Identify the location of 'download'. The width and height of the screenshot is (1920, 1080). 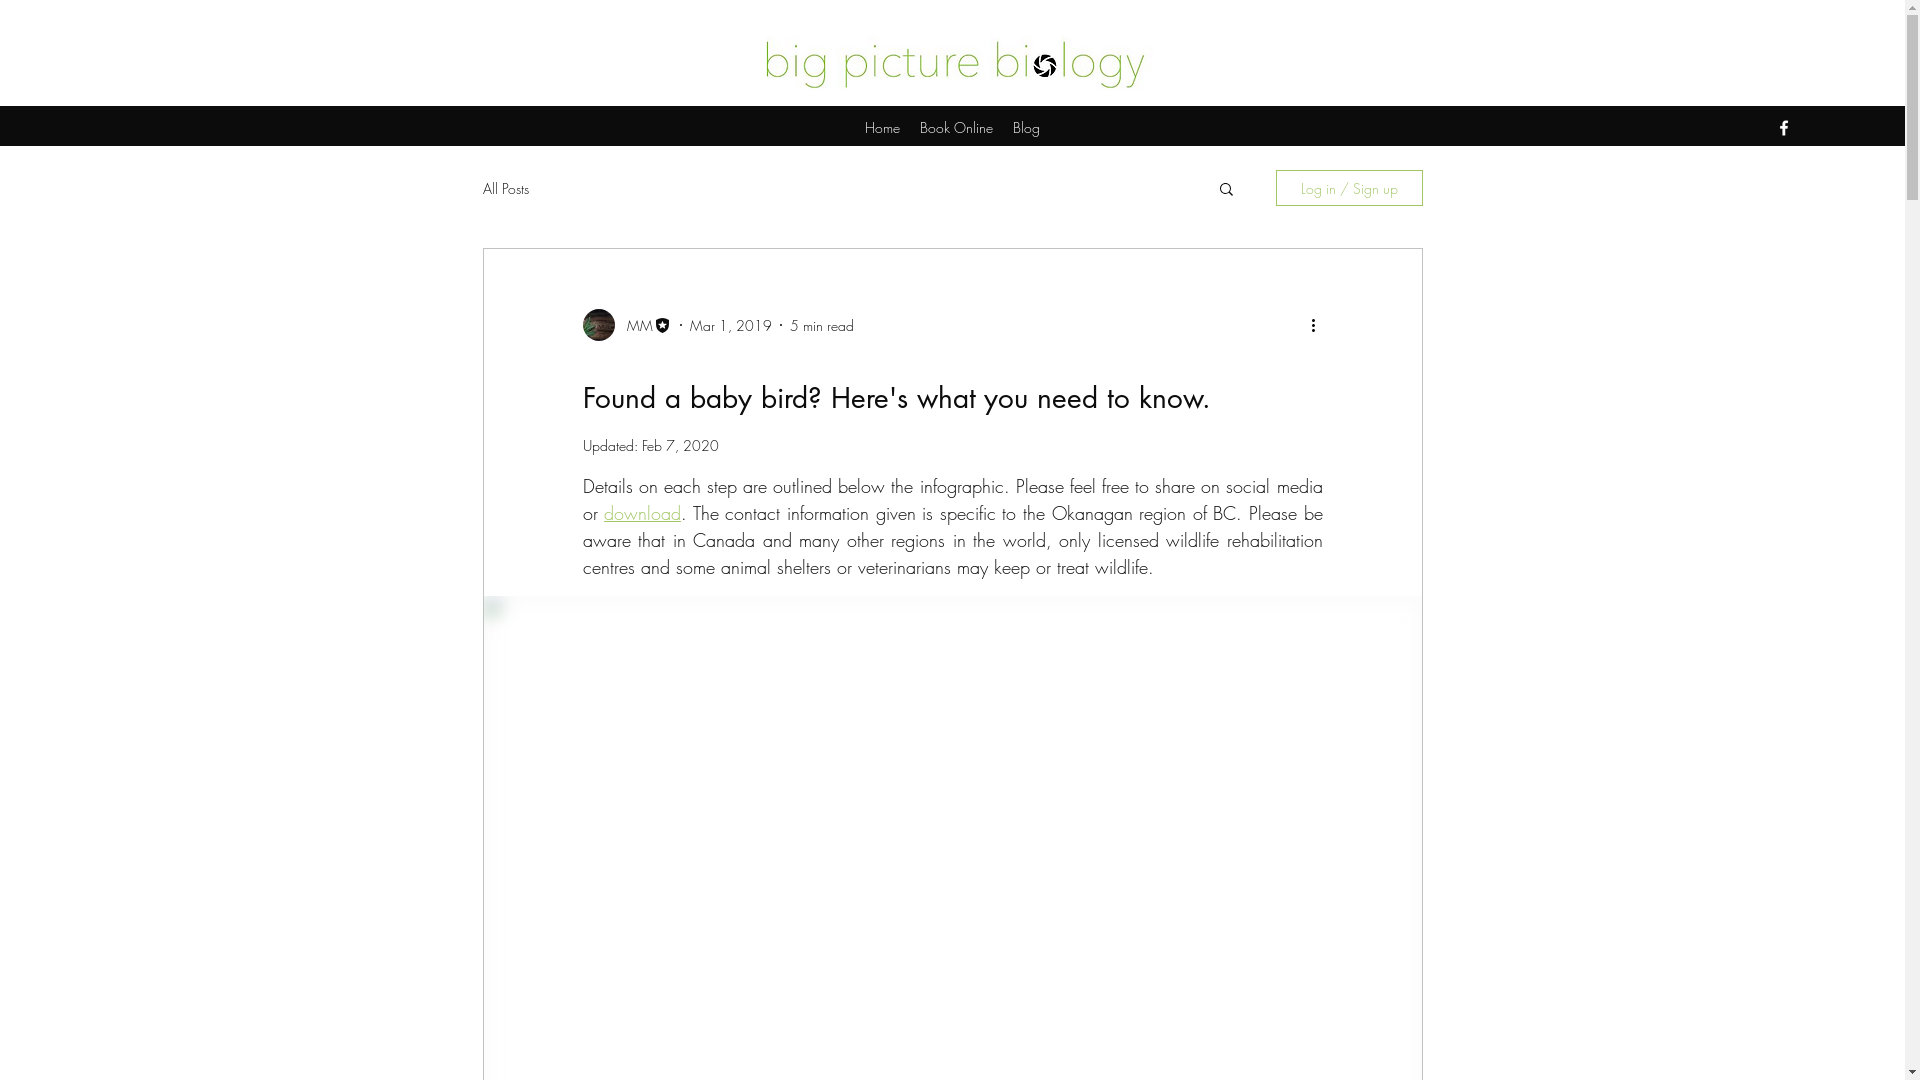
(642, 512).